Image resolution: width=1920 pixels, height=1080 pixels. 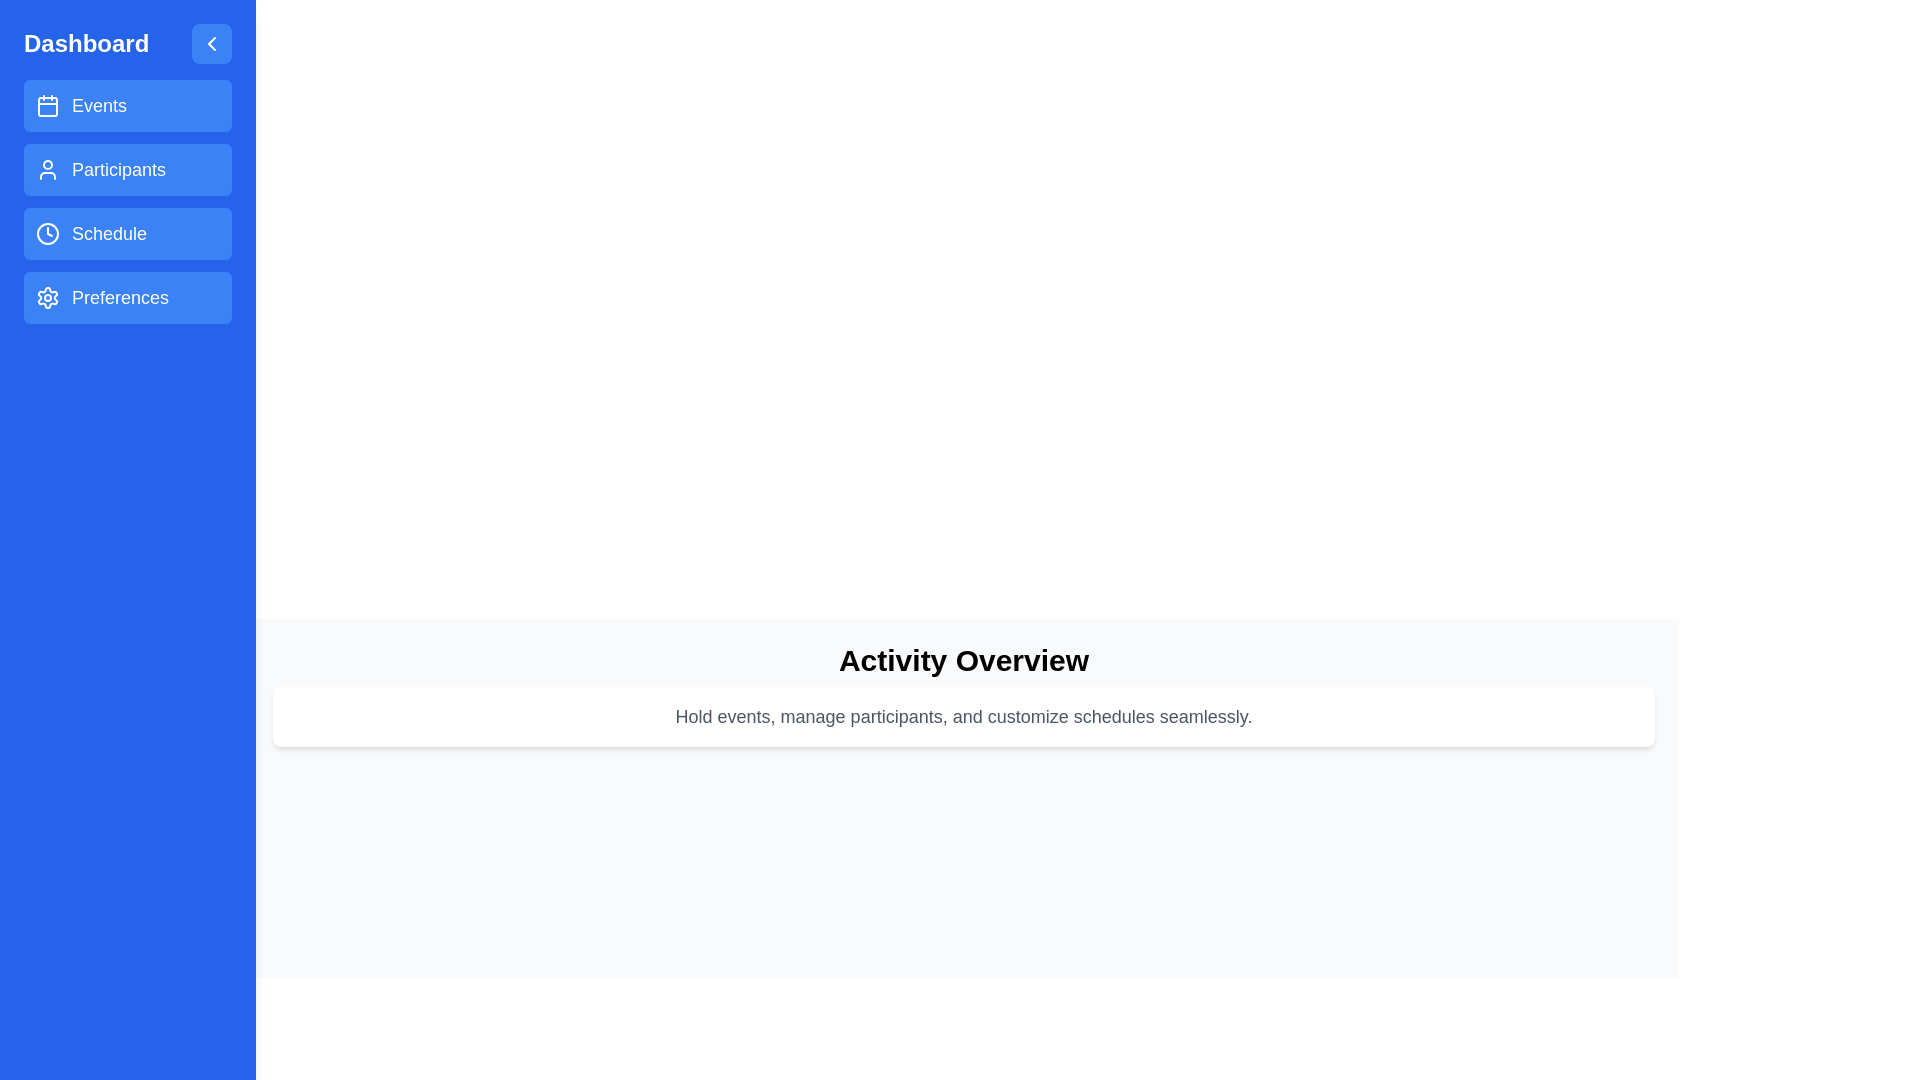 I want to click on the menu option Participants in the drawer, so click(x=127, y=168).